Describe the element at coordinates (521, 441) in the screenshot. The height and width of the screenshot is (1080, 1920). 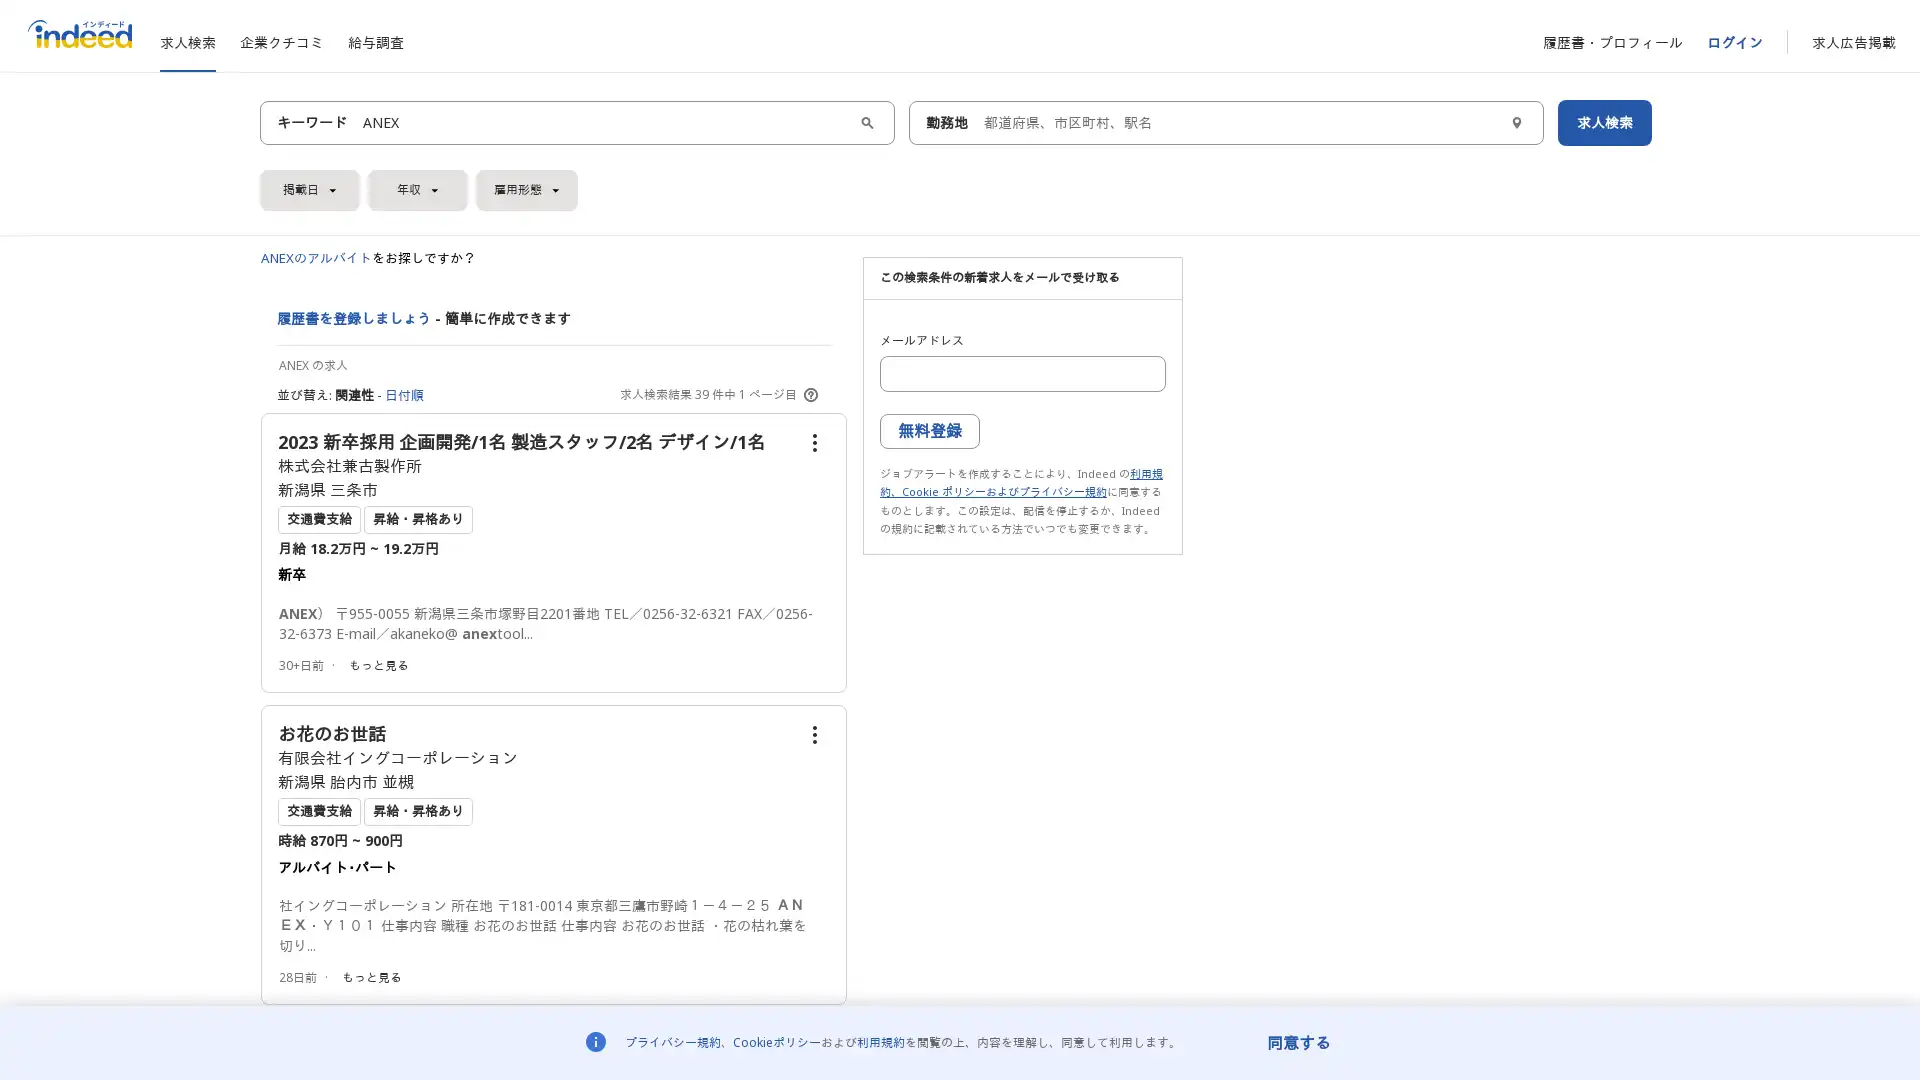
I see `2023  /1 /2 /1` at that location.